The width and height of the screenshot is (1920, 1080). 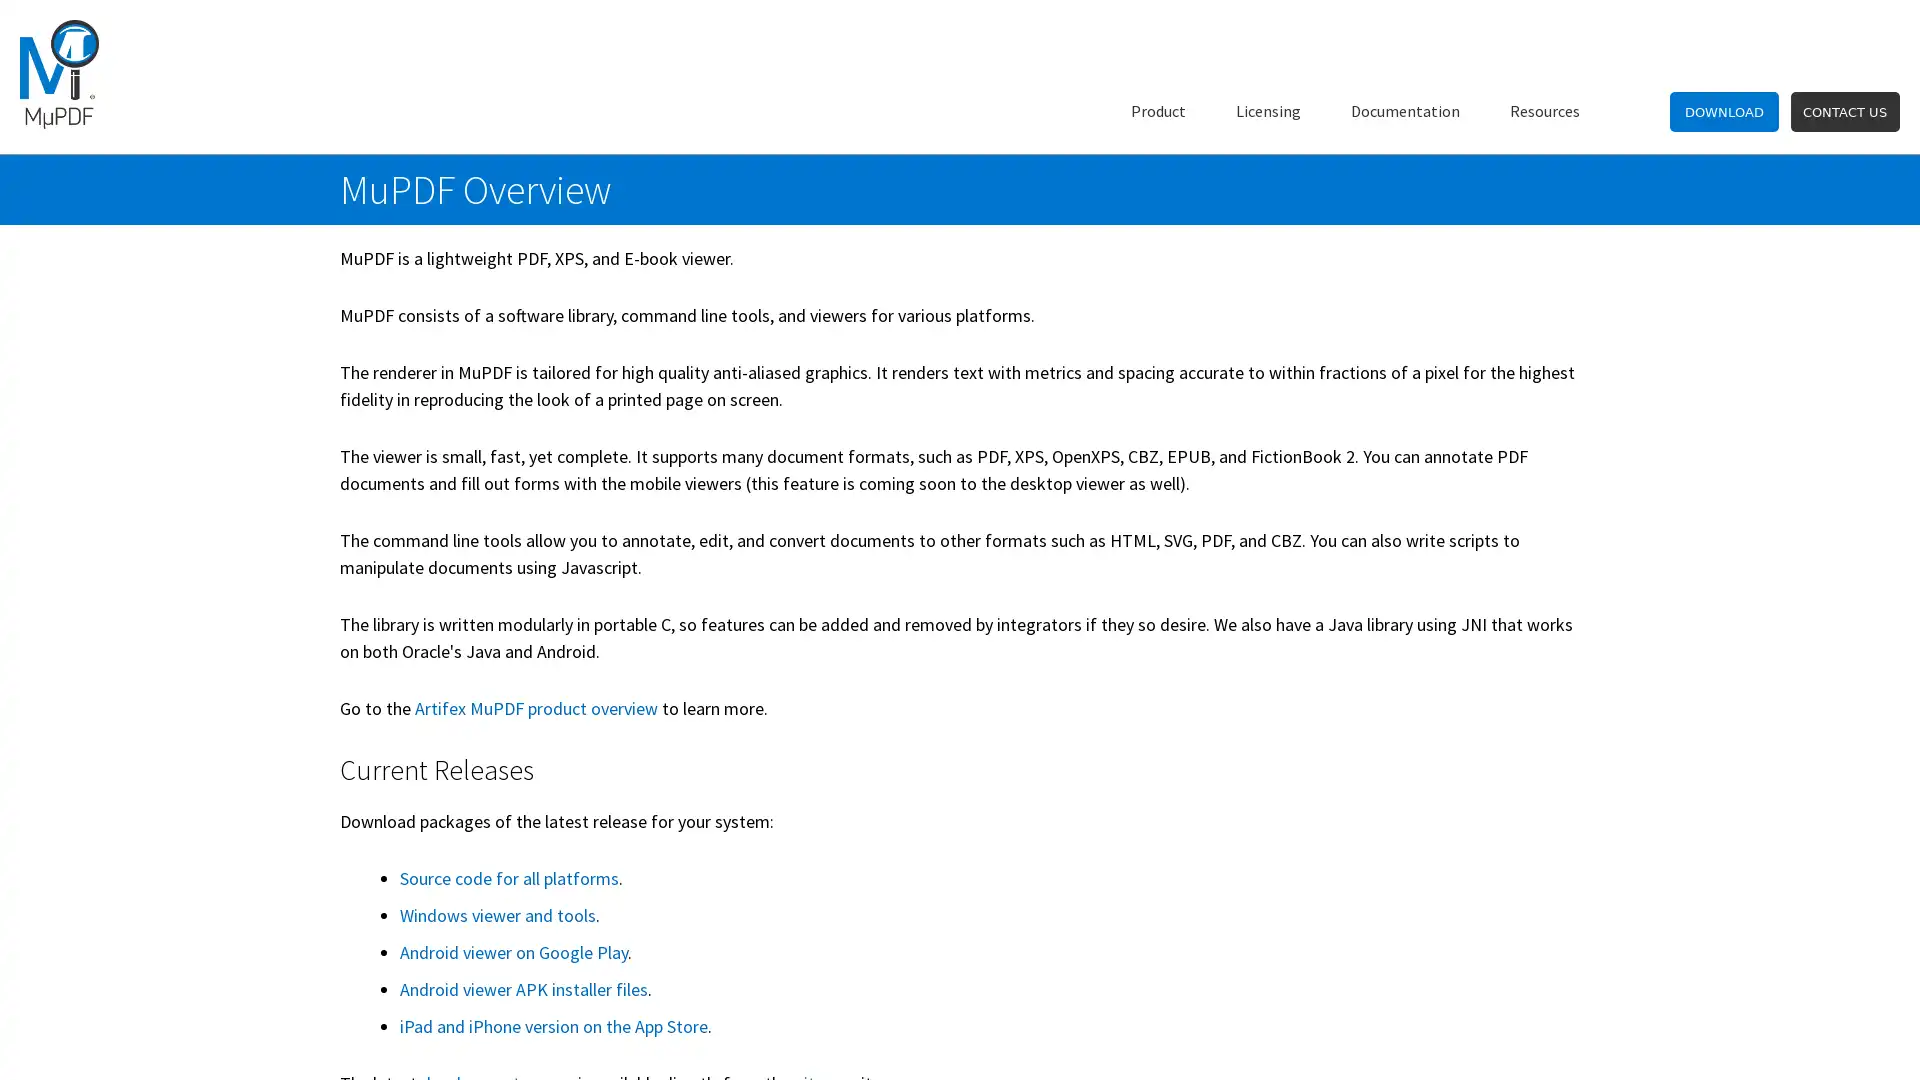 I want to click on DOWNLOAD, so click(x=1723, y=111).